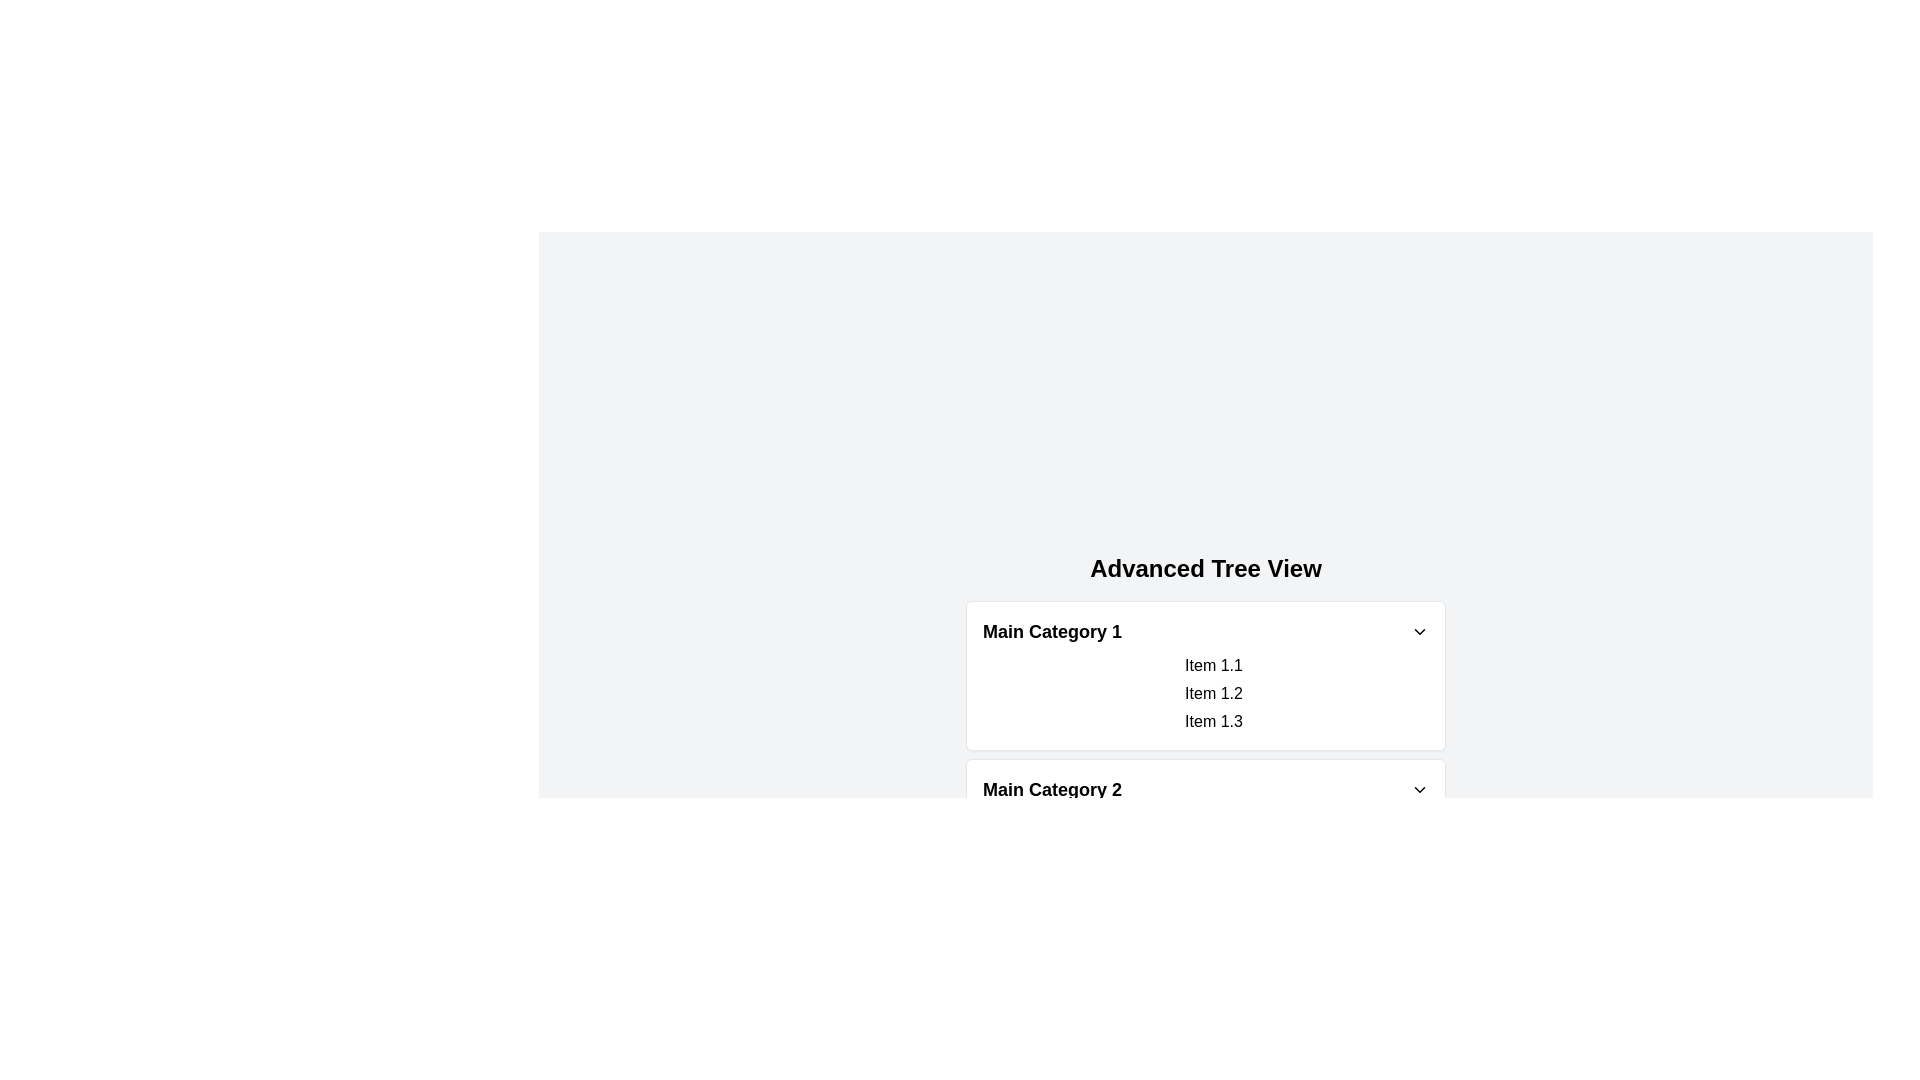  I want to click on the Text List element located under 'Main Category 1', which displays detailed options related to this category, so click(1204, 693).